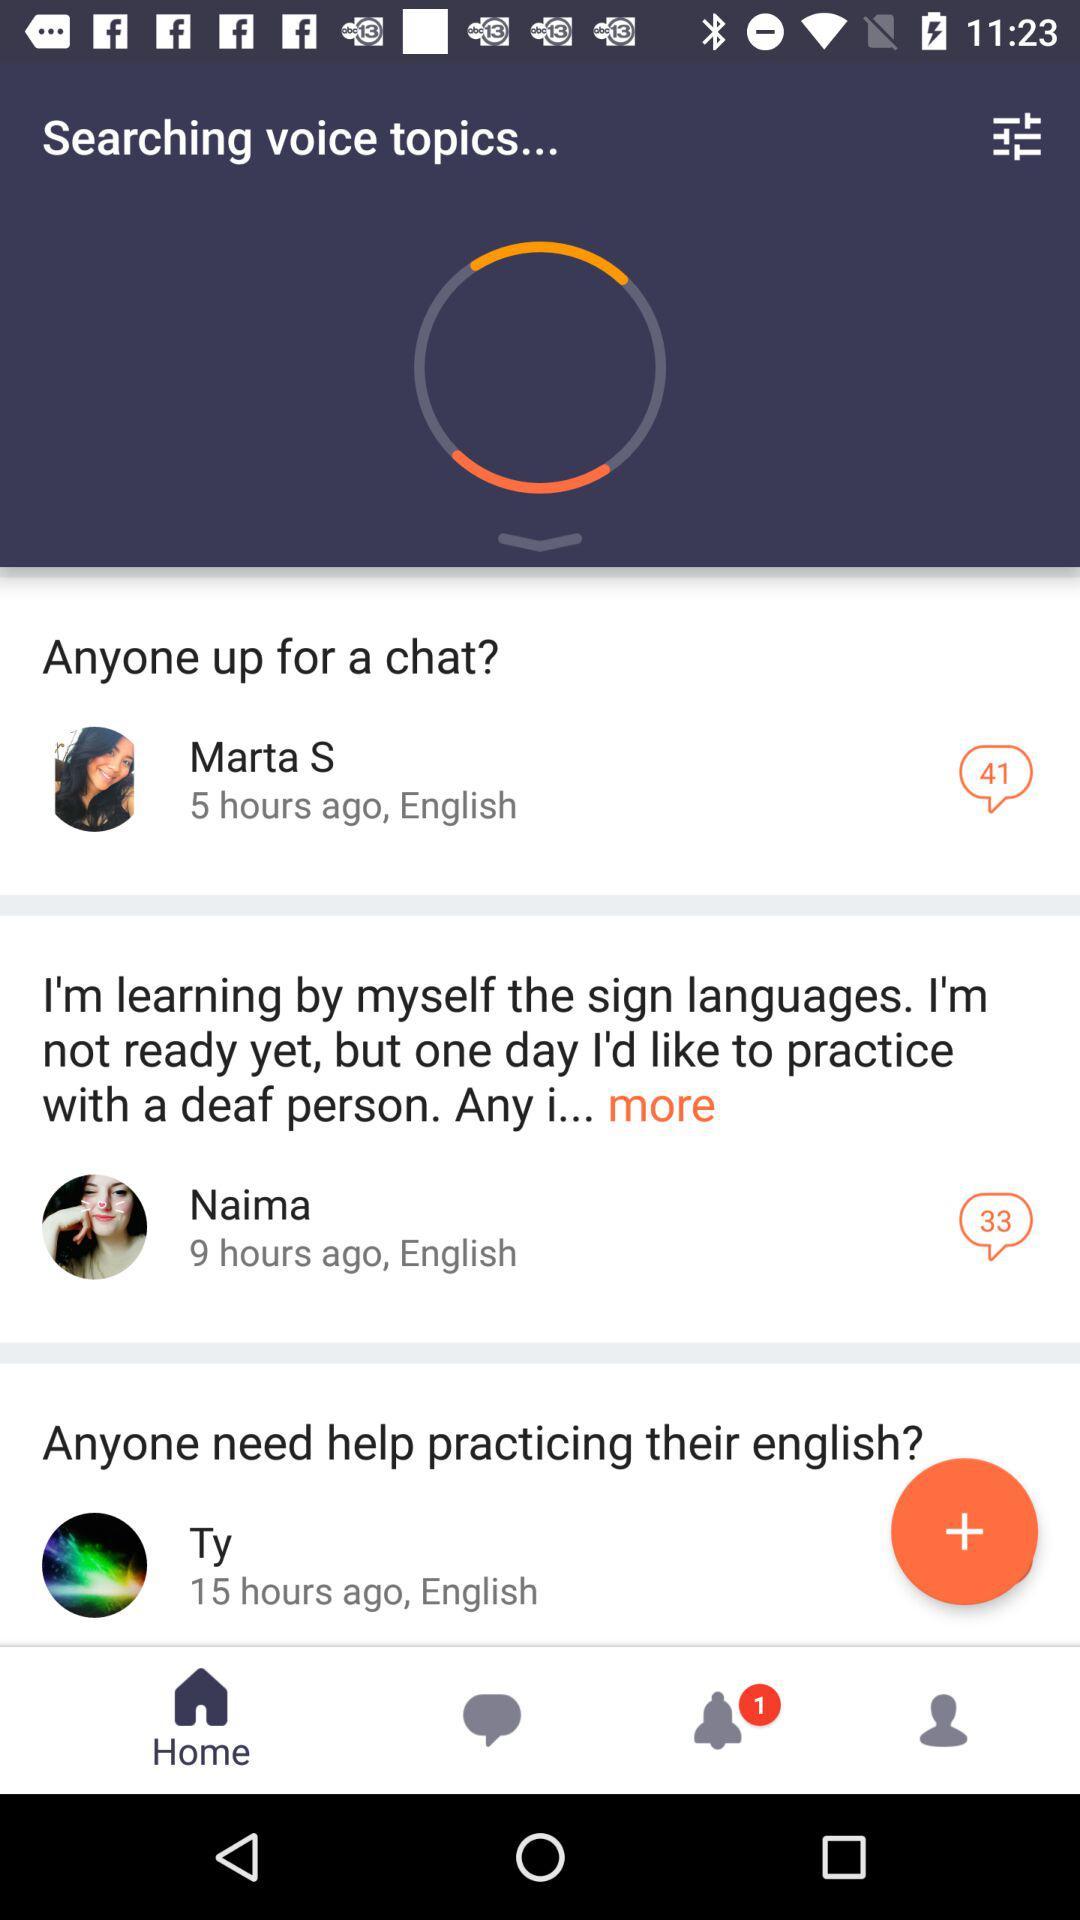  I want to click on page, so click(963, 1530).